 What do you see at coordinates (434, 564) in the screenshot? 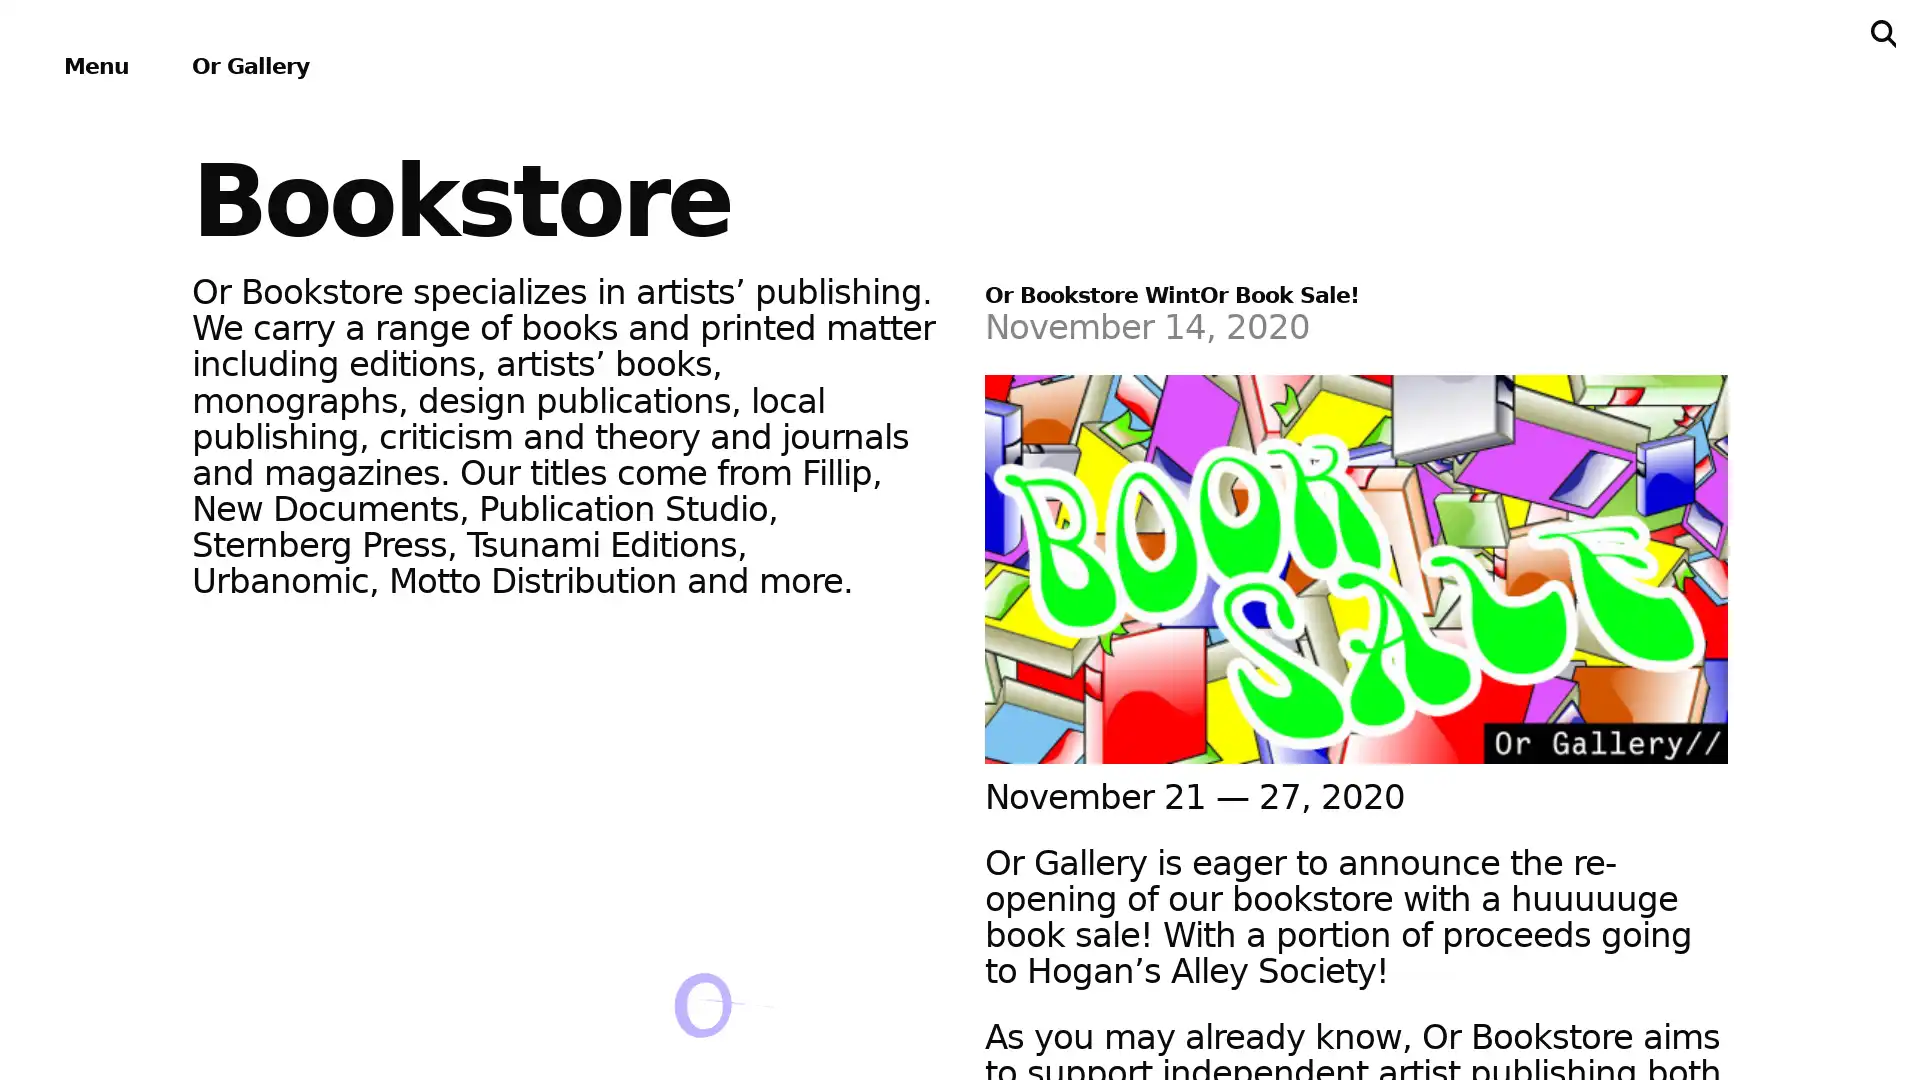
I see `Bookstore` at bounding box center [434, 564].